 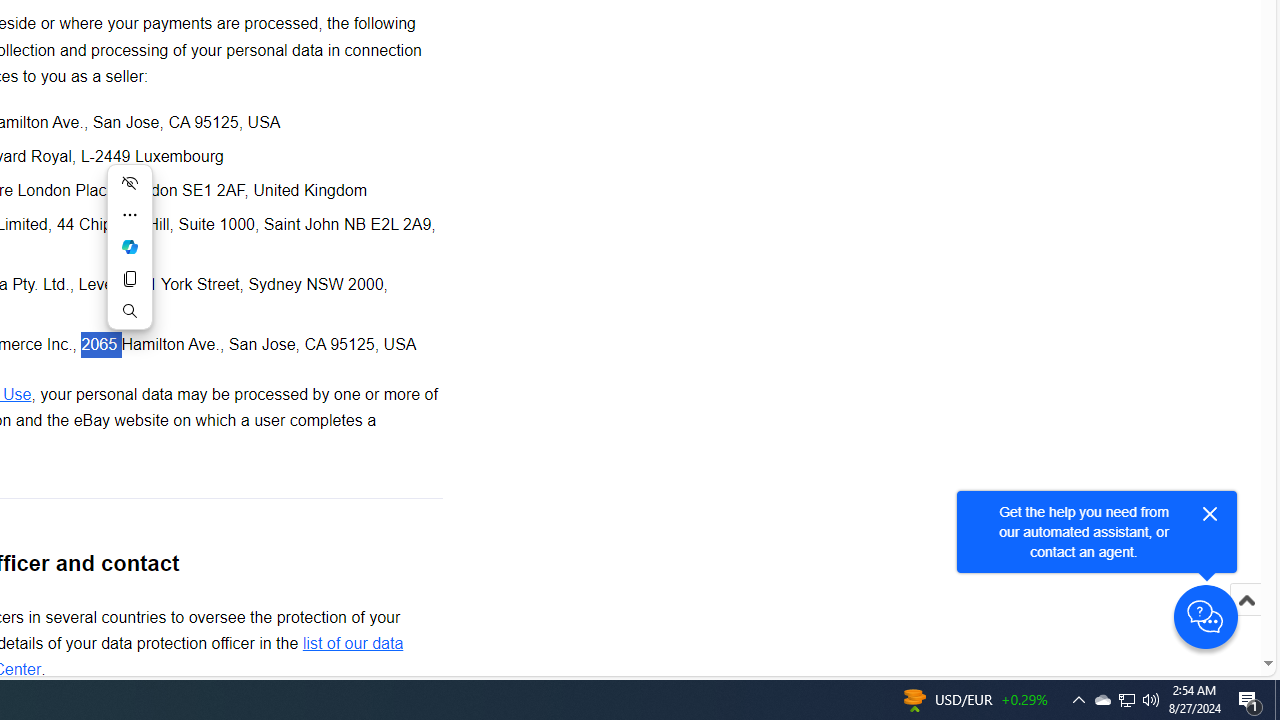 I want to click on 'Copy', so click(x=128, y=279).